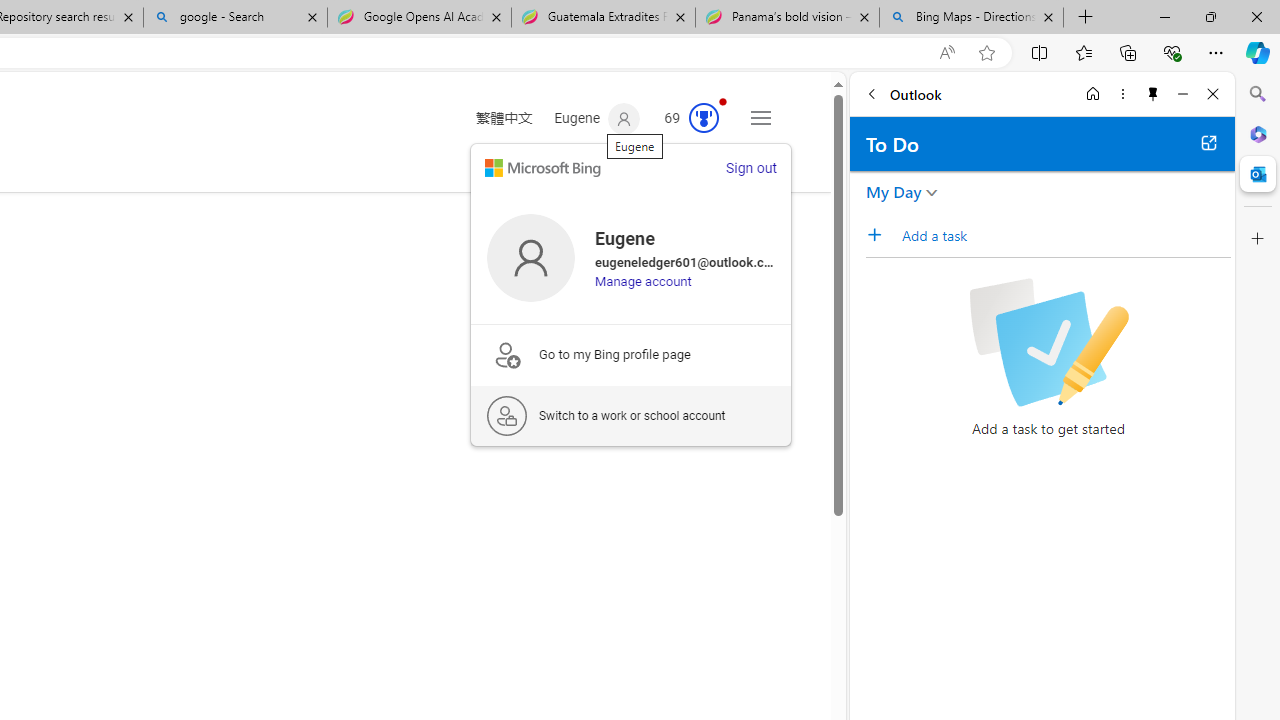 This screenshot has width=1280, height=720. Describe the element at coordinates (1207, 141) in the screenshot. I see `'Open in new tab'` at that location.